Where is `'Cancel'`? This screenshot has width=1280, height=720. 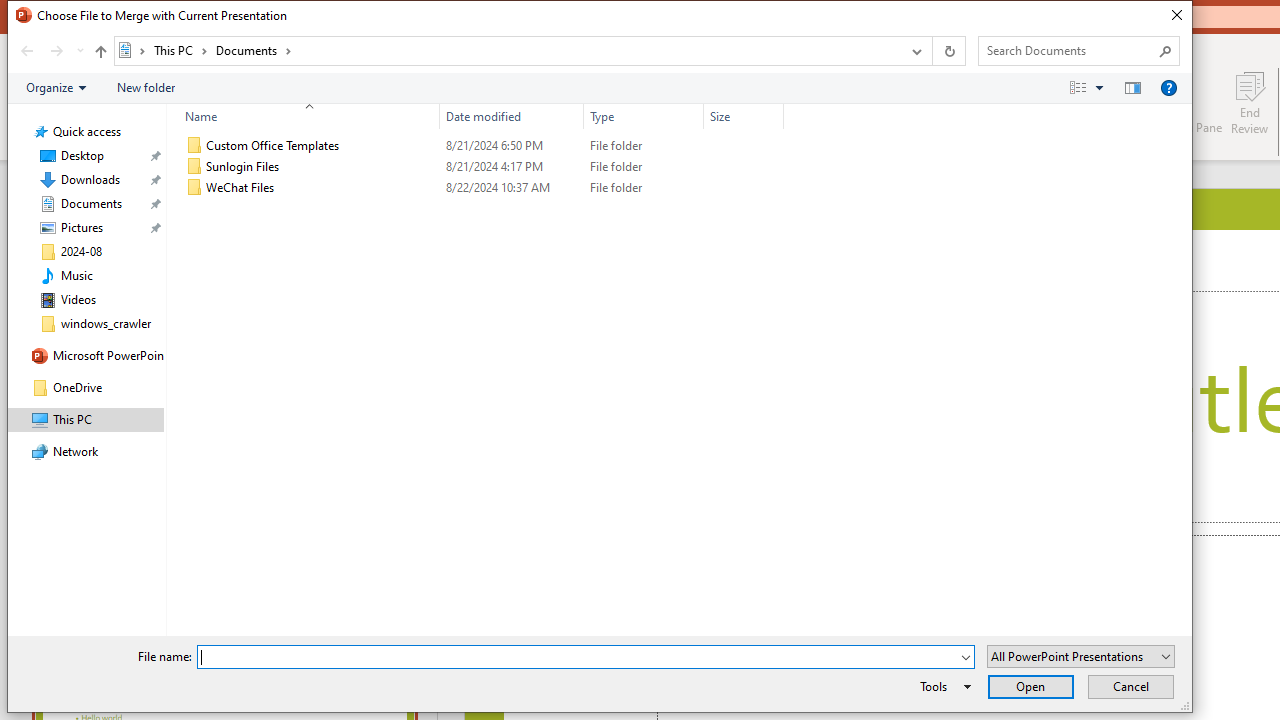
'Cancel' is located at coordinates (1130, 685).